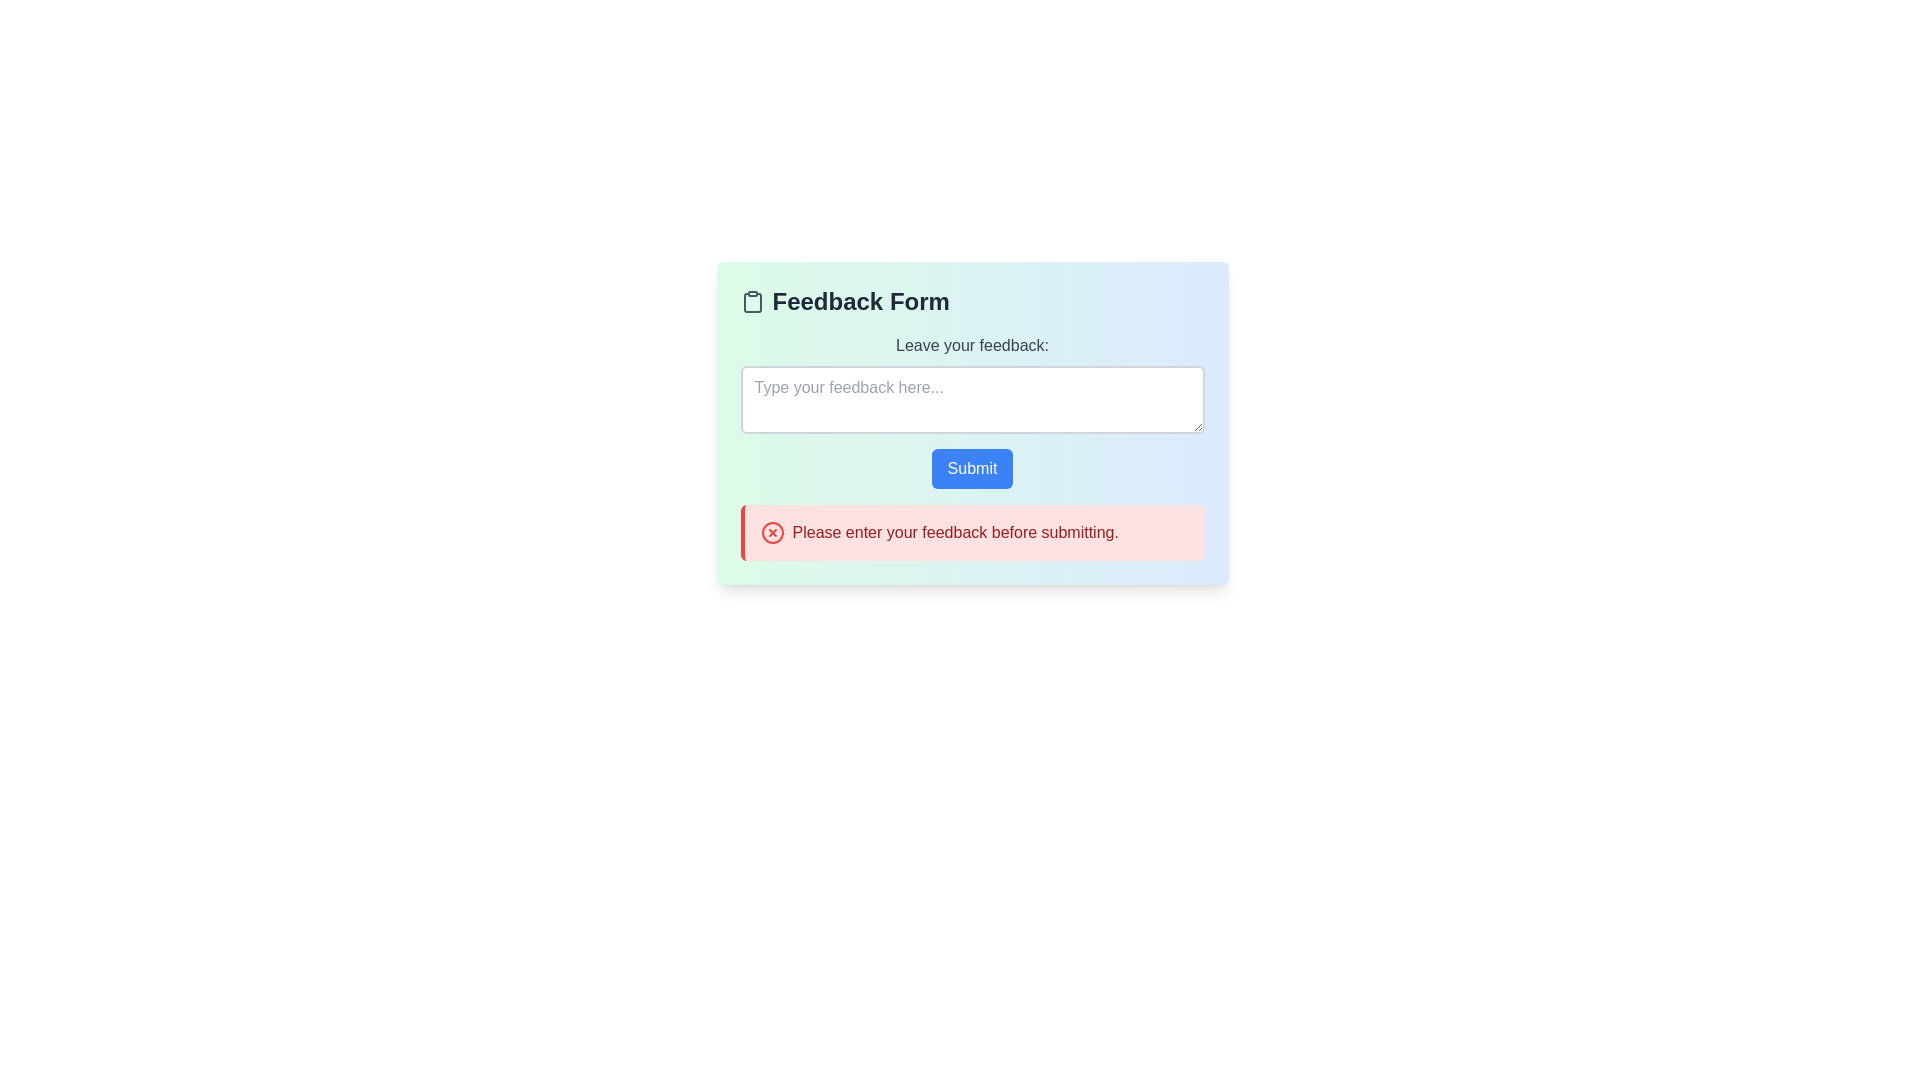 The height and width of the screenshot is (1080, 1920). I want to click on the blue 'Submit' button with white text, so click(972, 469).